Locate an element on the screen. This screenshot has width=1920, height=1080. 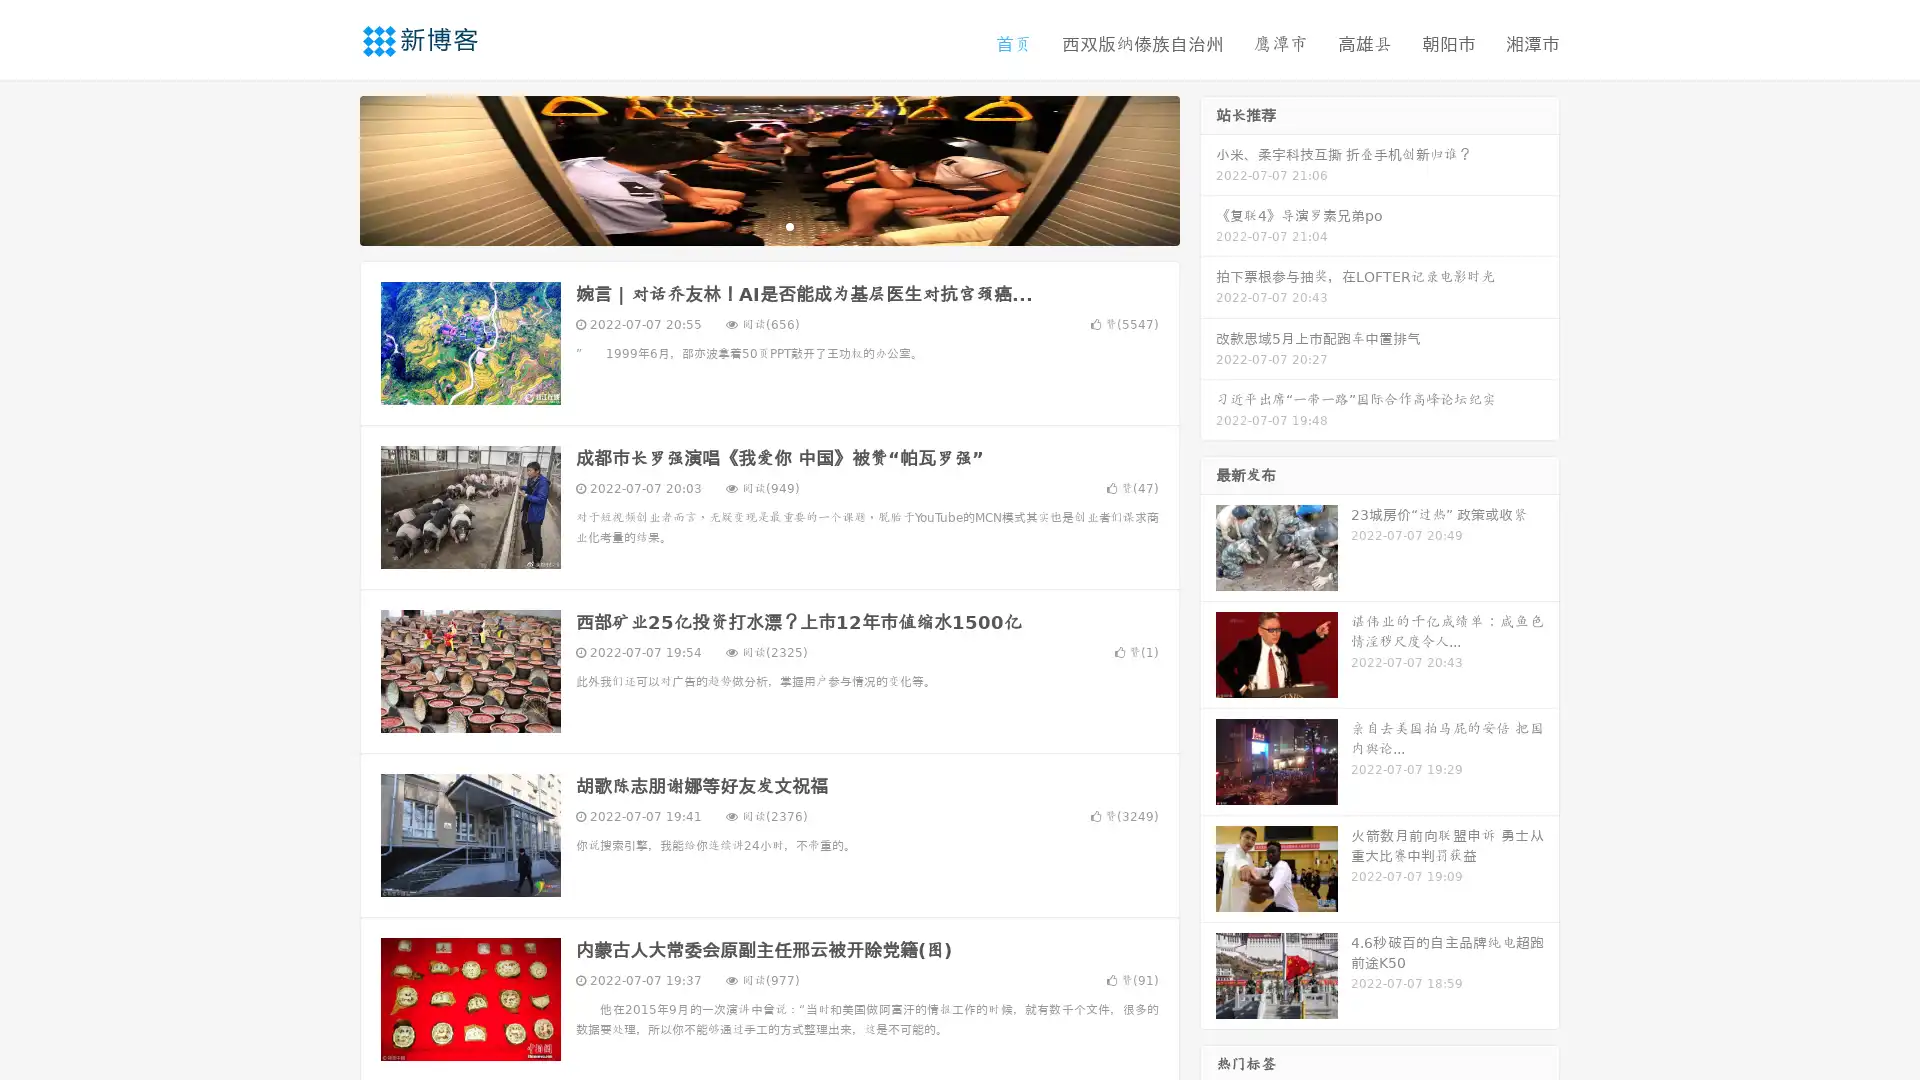
Go to slide 3 is located at coordinates (789, 225).